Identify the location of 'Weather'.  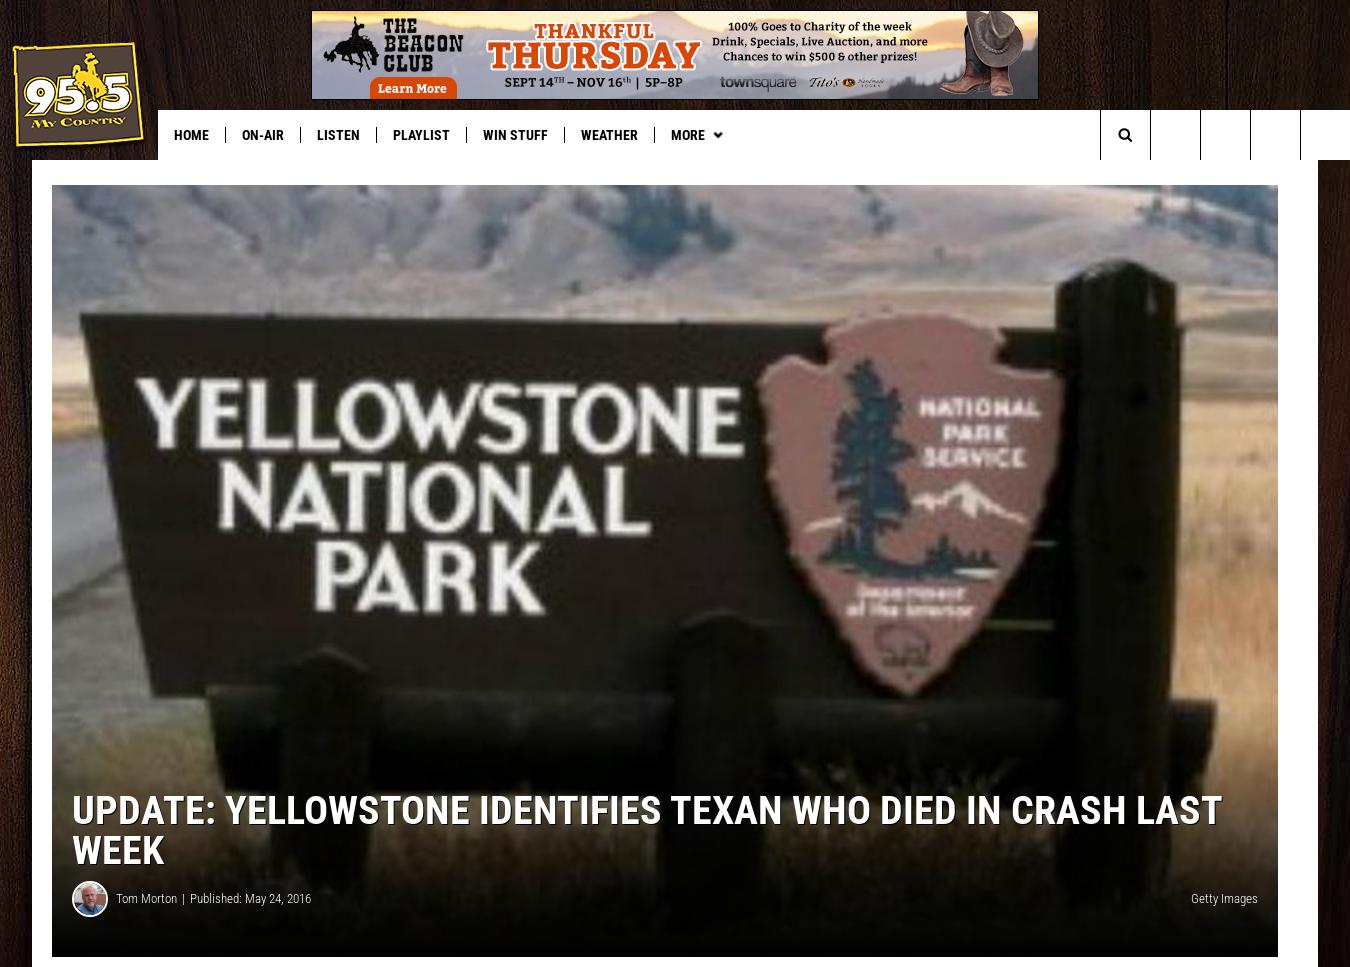
(609, 133).